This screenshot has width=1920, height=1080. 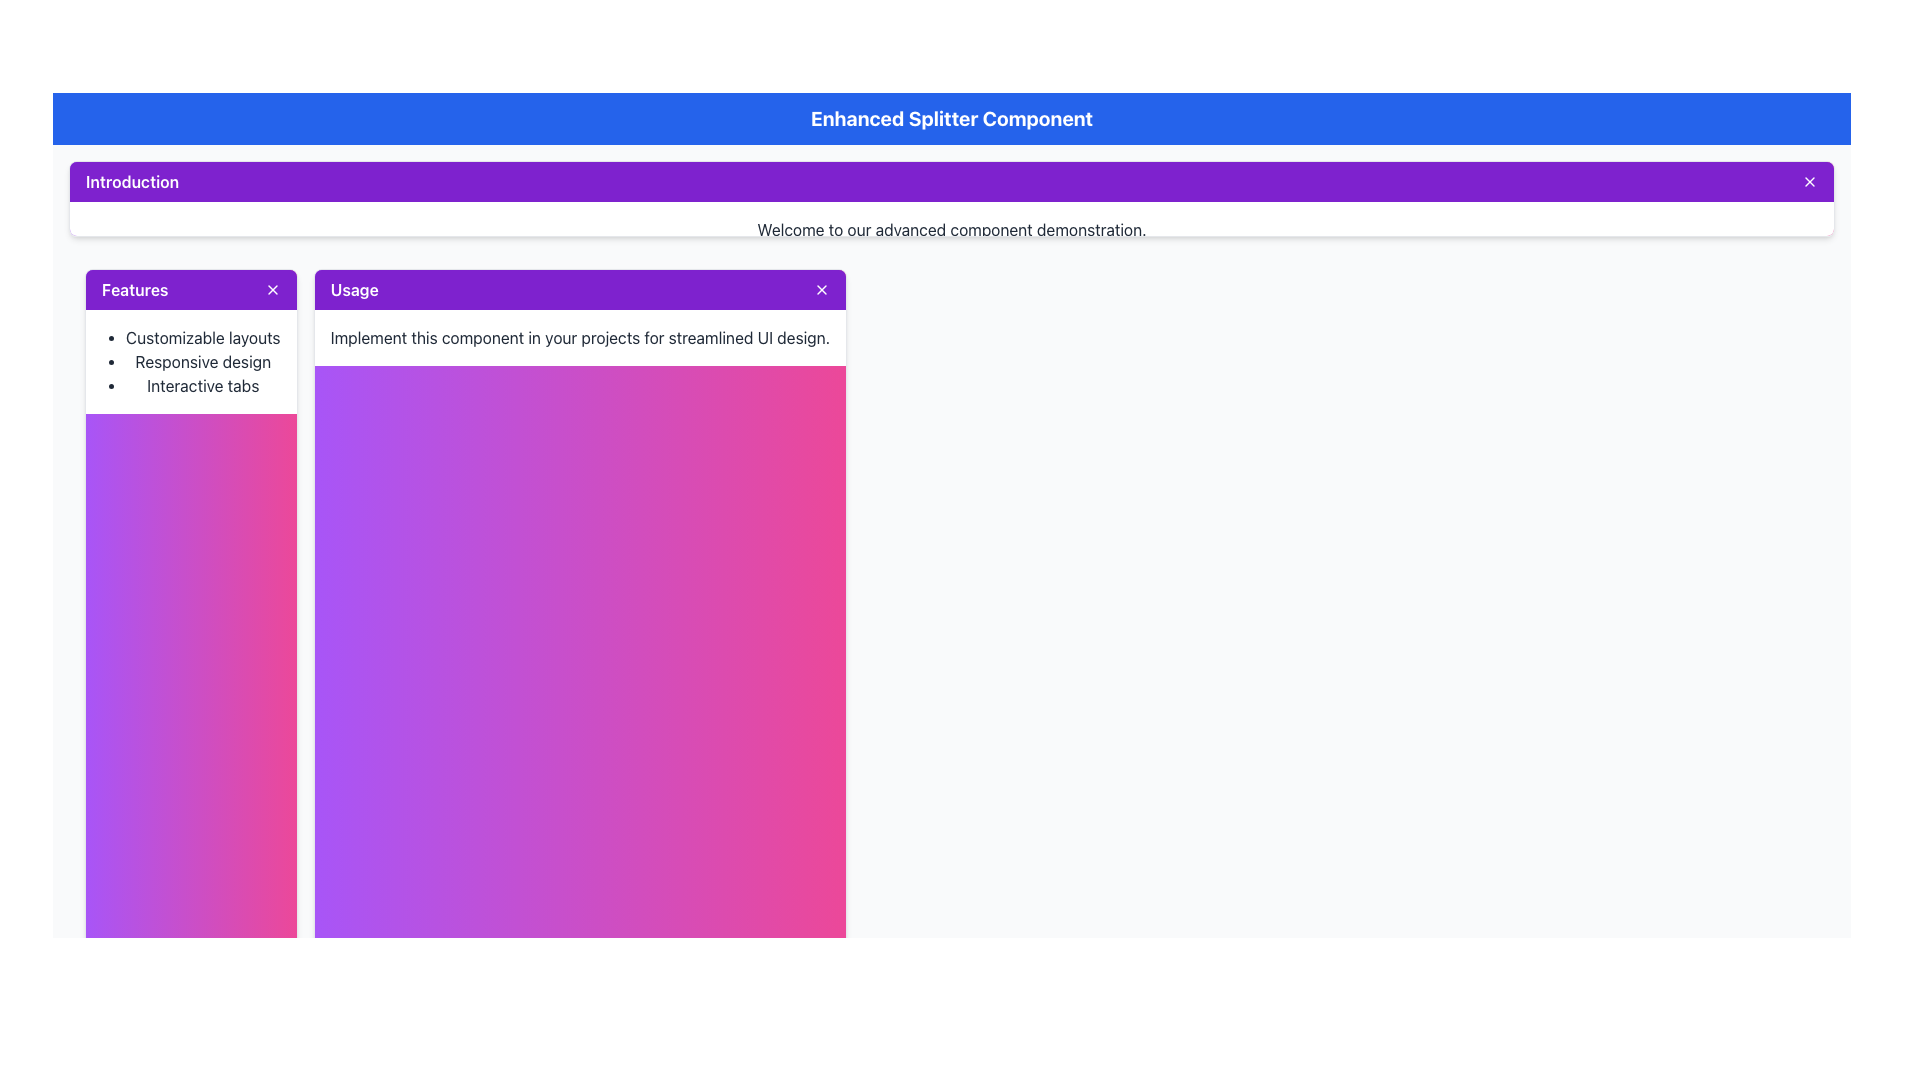 I want to click on the text entry 'Interactive tabs' in the bullet list under the 'Features' section, so click(x=203, y=385).